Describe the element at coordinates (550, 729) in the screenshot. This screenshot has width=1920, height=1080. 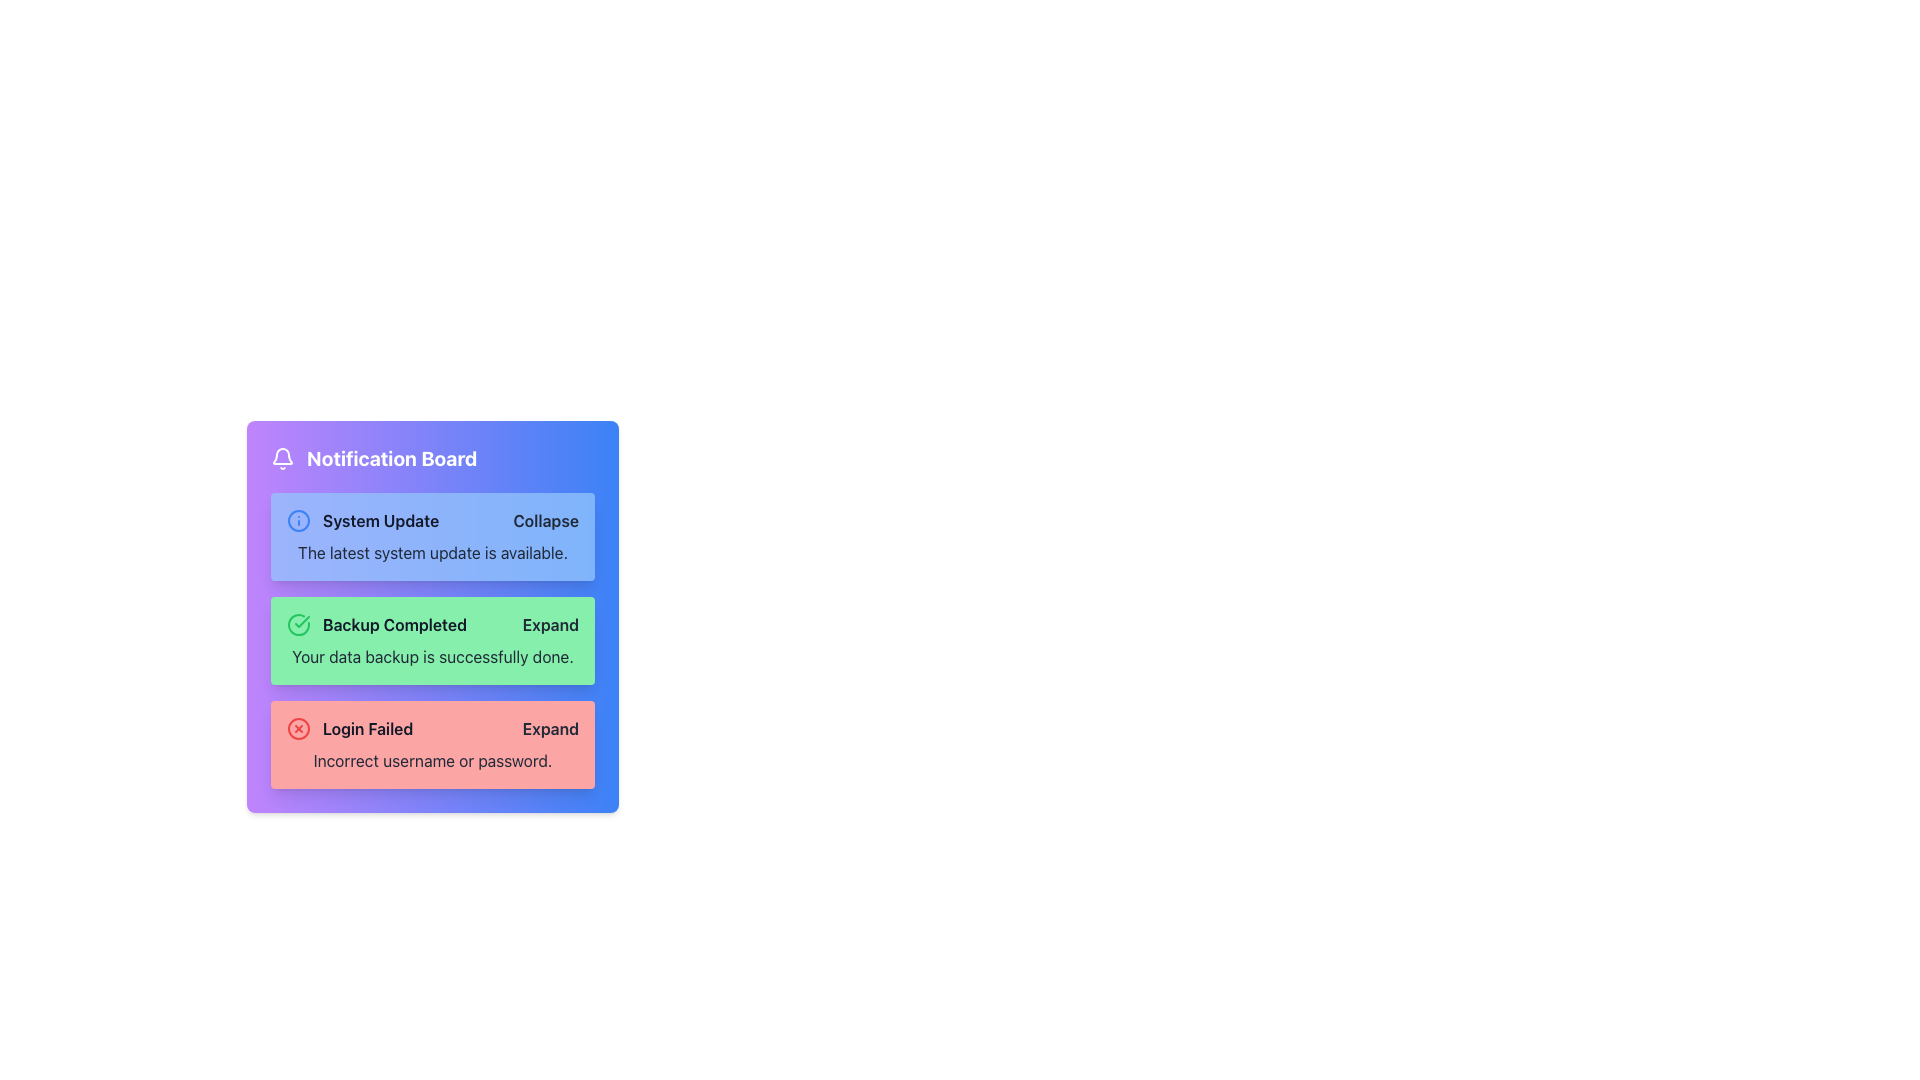
I see `the 'Expand' button, which is a text button styled in bold gray, positioned on the right side of the 'Login Failed' notification box` at that location.